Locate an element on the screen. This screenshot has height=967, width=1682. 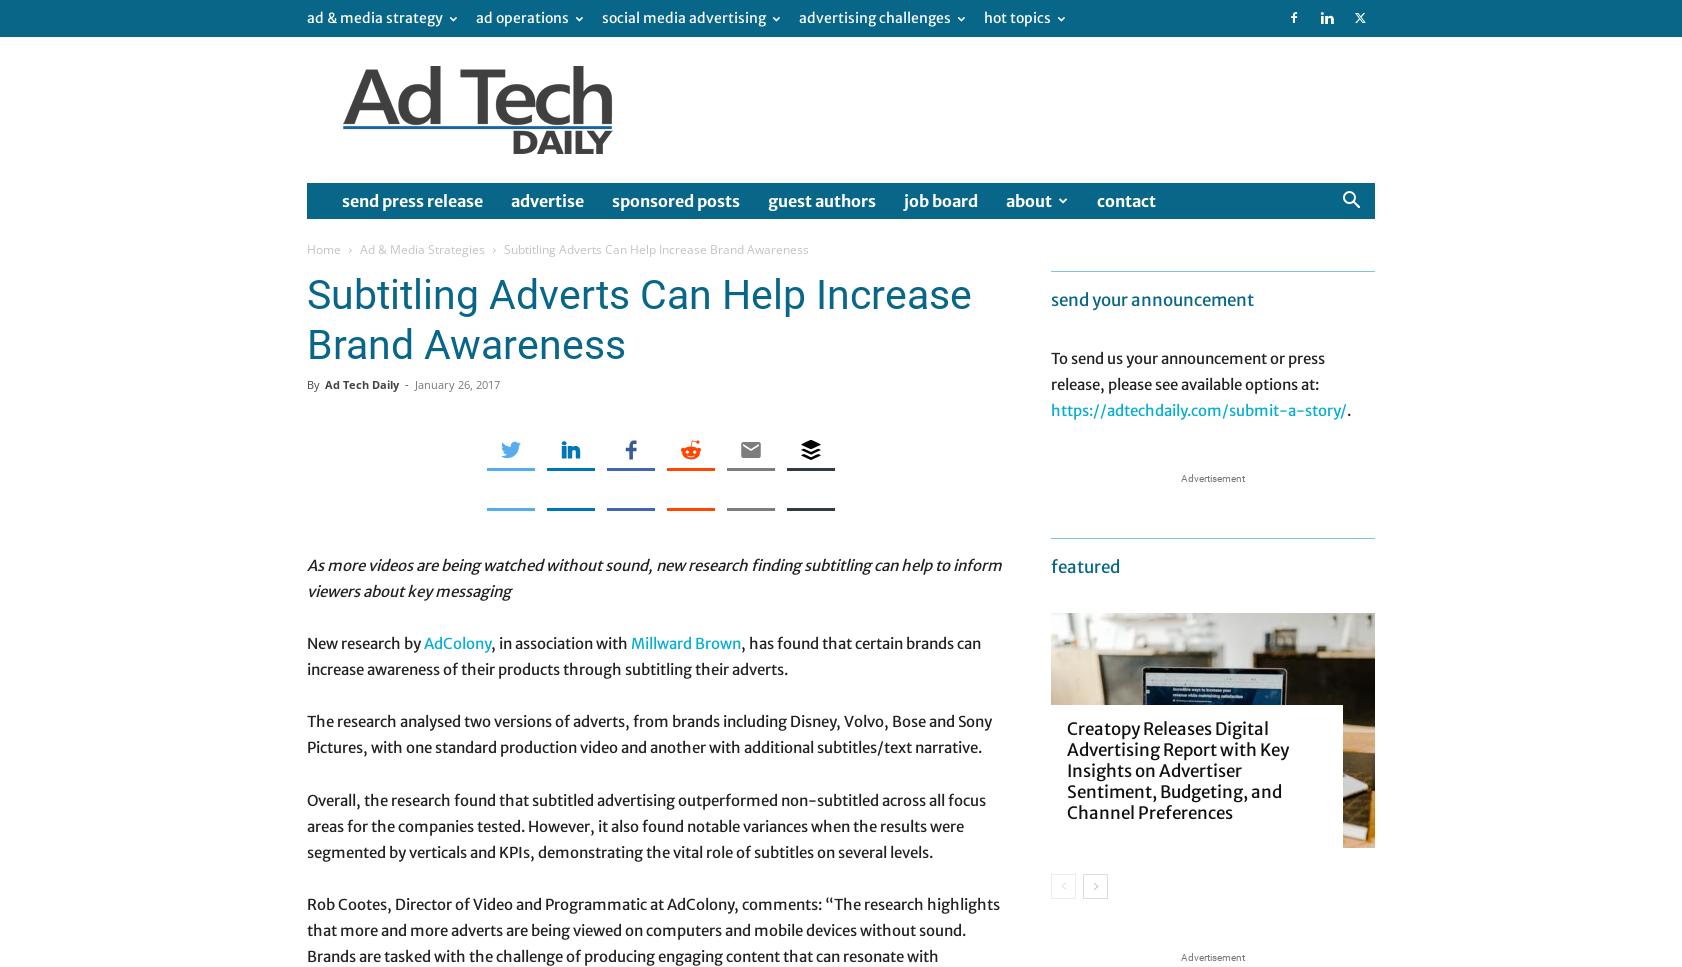
'By' is located at coordinates (312, 384).